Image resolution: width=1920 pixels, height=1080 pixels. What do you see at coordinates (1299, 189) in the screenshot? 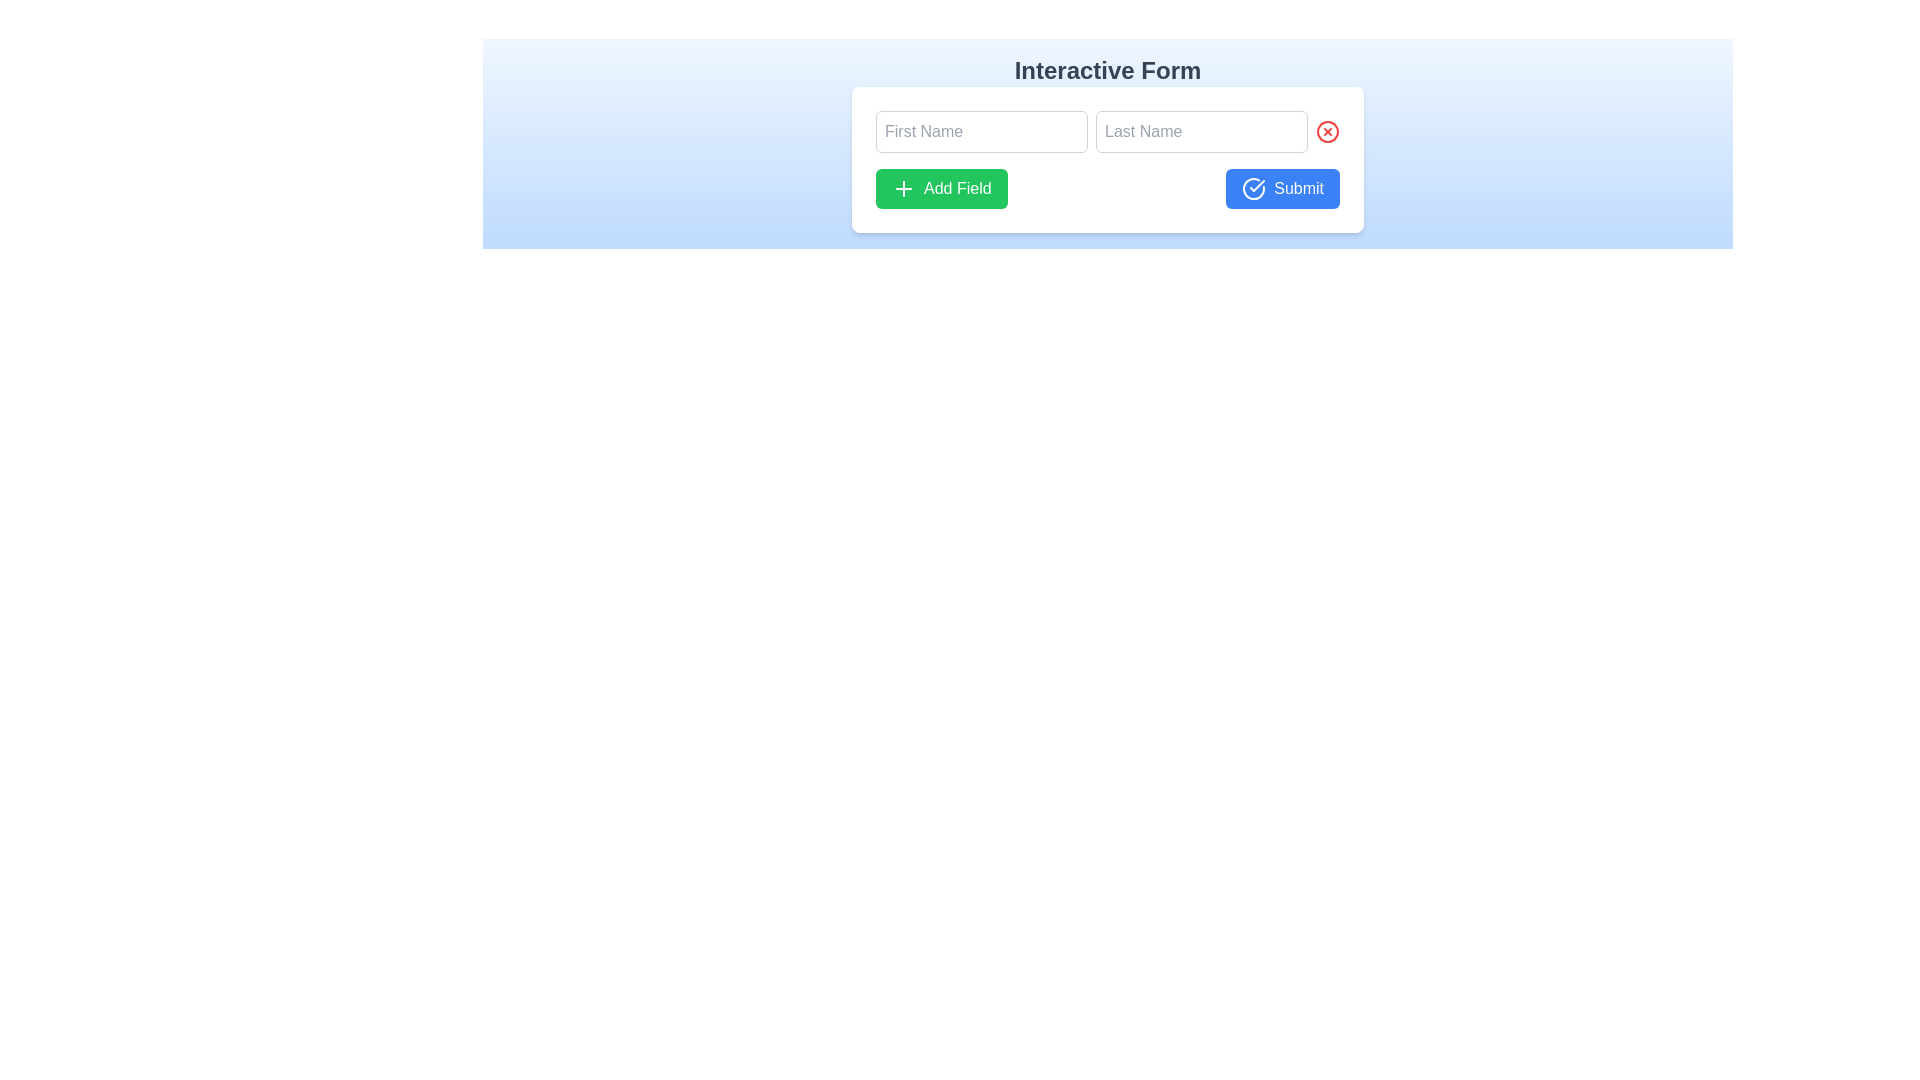
I see `the text label of the submission button located towards the right-hand corner of the layout, which indicates the action performed by the button` at bounding box center [1299, 189].